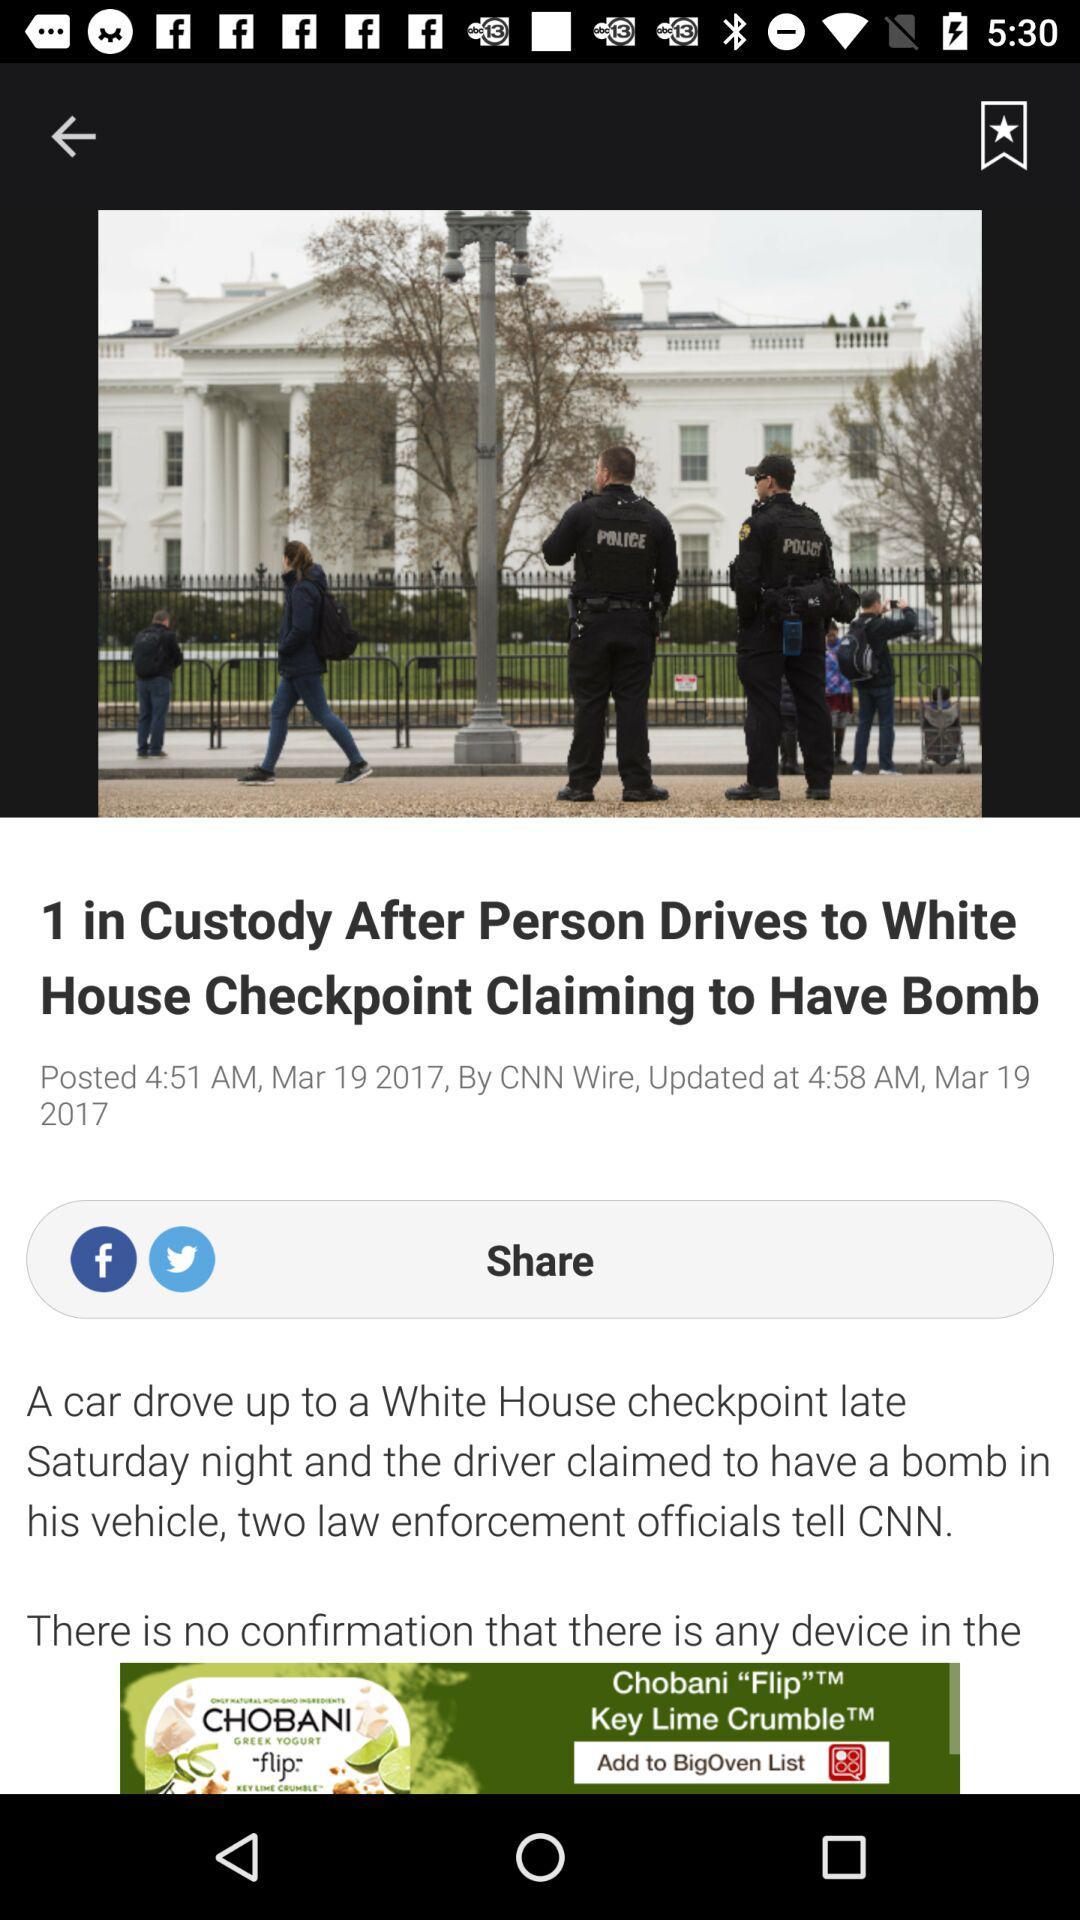 Image resolution: width=1080 pixels, height=1920 pixels. I want to click on see advertisement, so click(540, 1727).